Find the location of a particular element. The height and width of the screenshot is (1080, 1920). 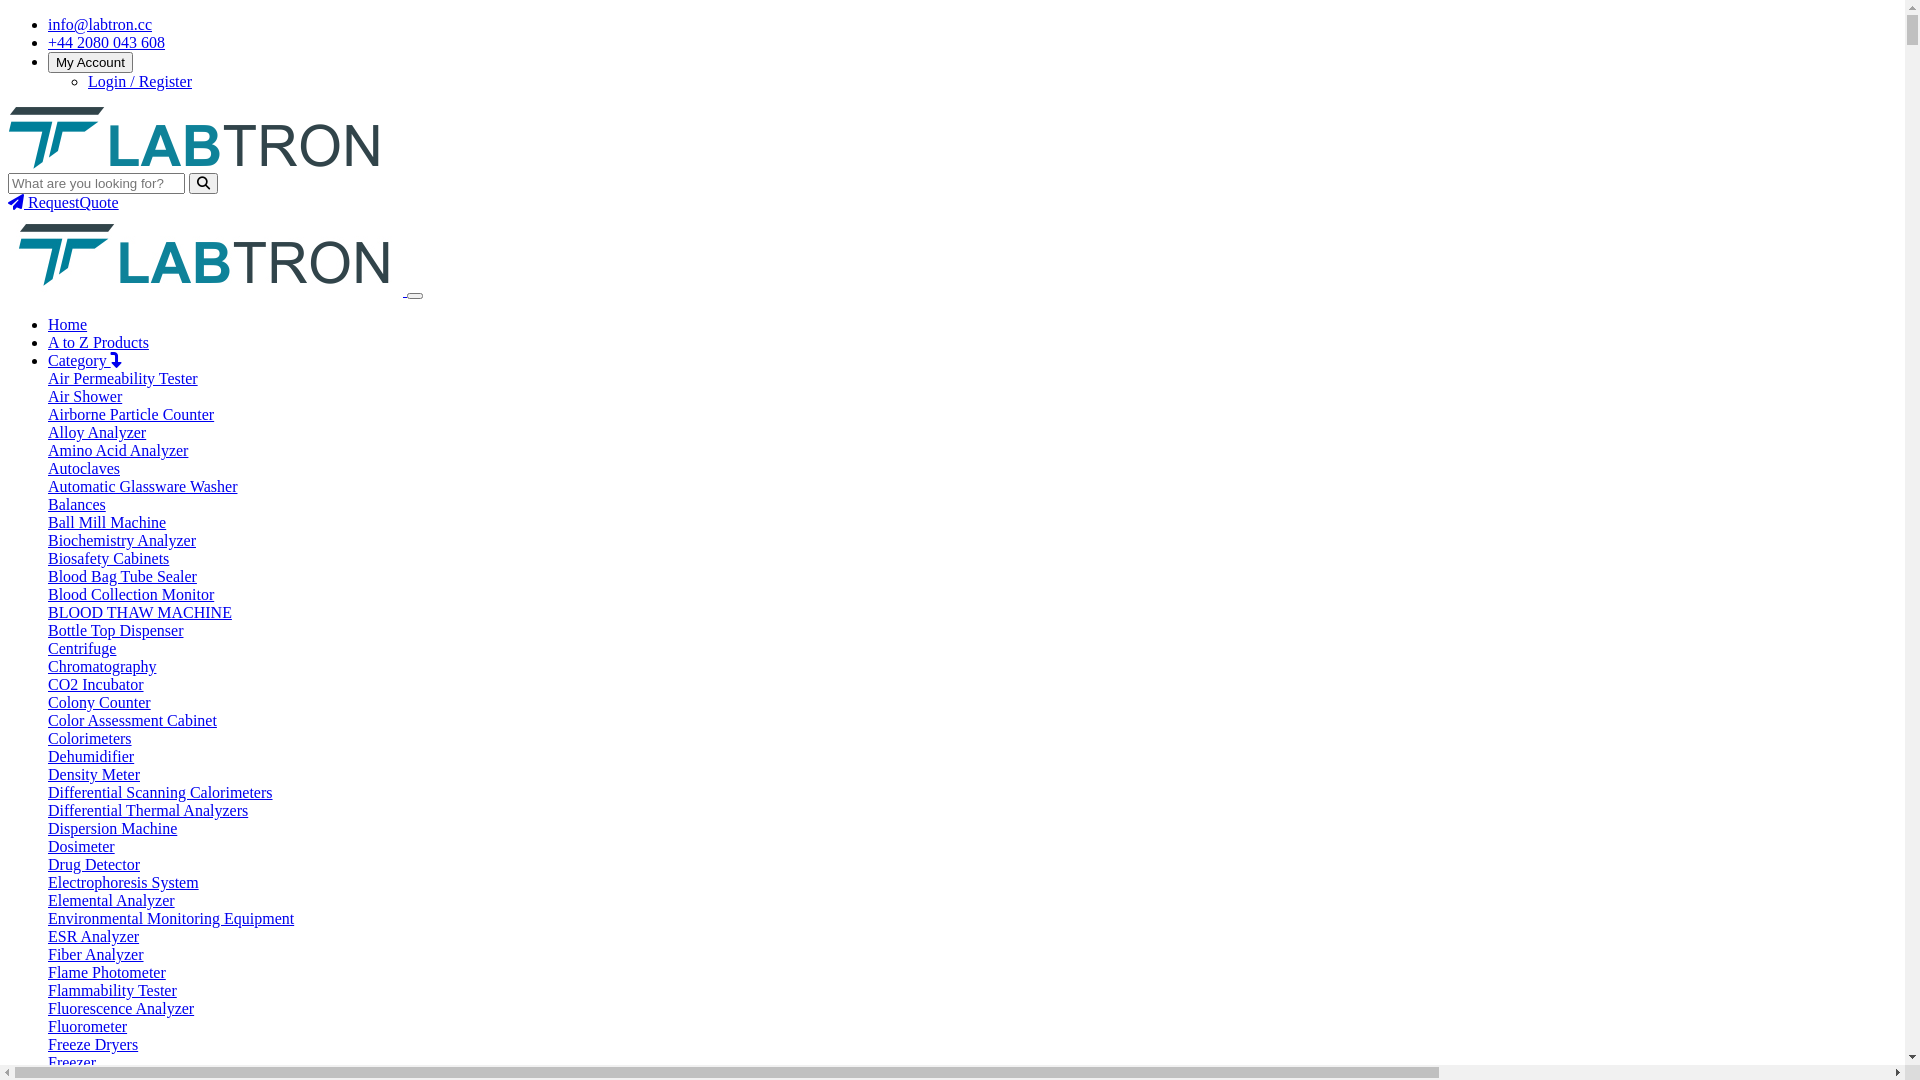

'Fluorescence Analyzer' is located at coordinates (119, 1008).